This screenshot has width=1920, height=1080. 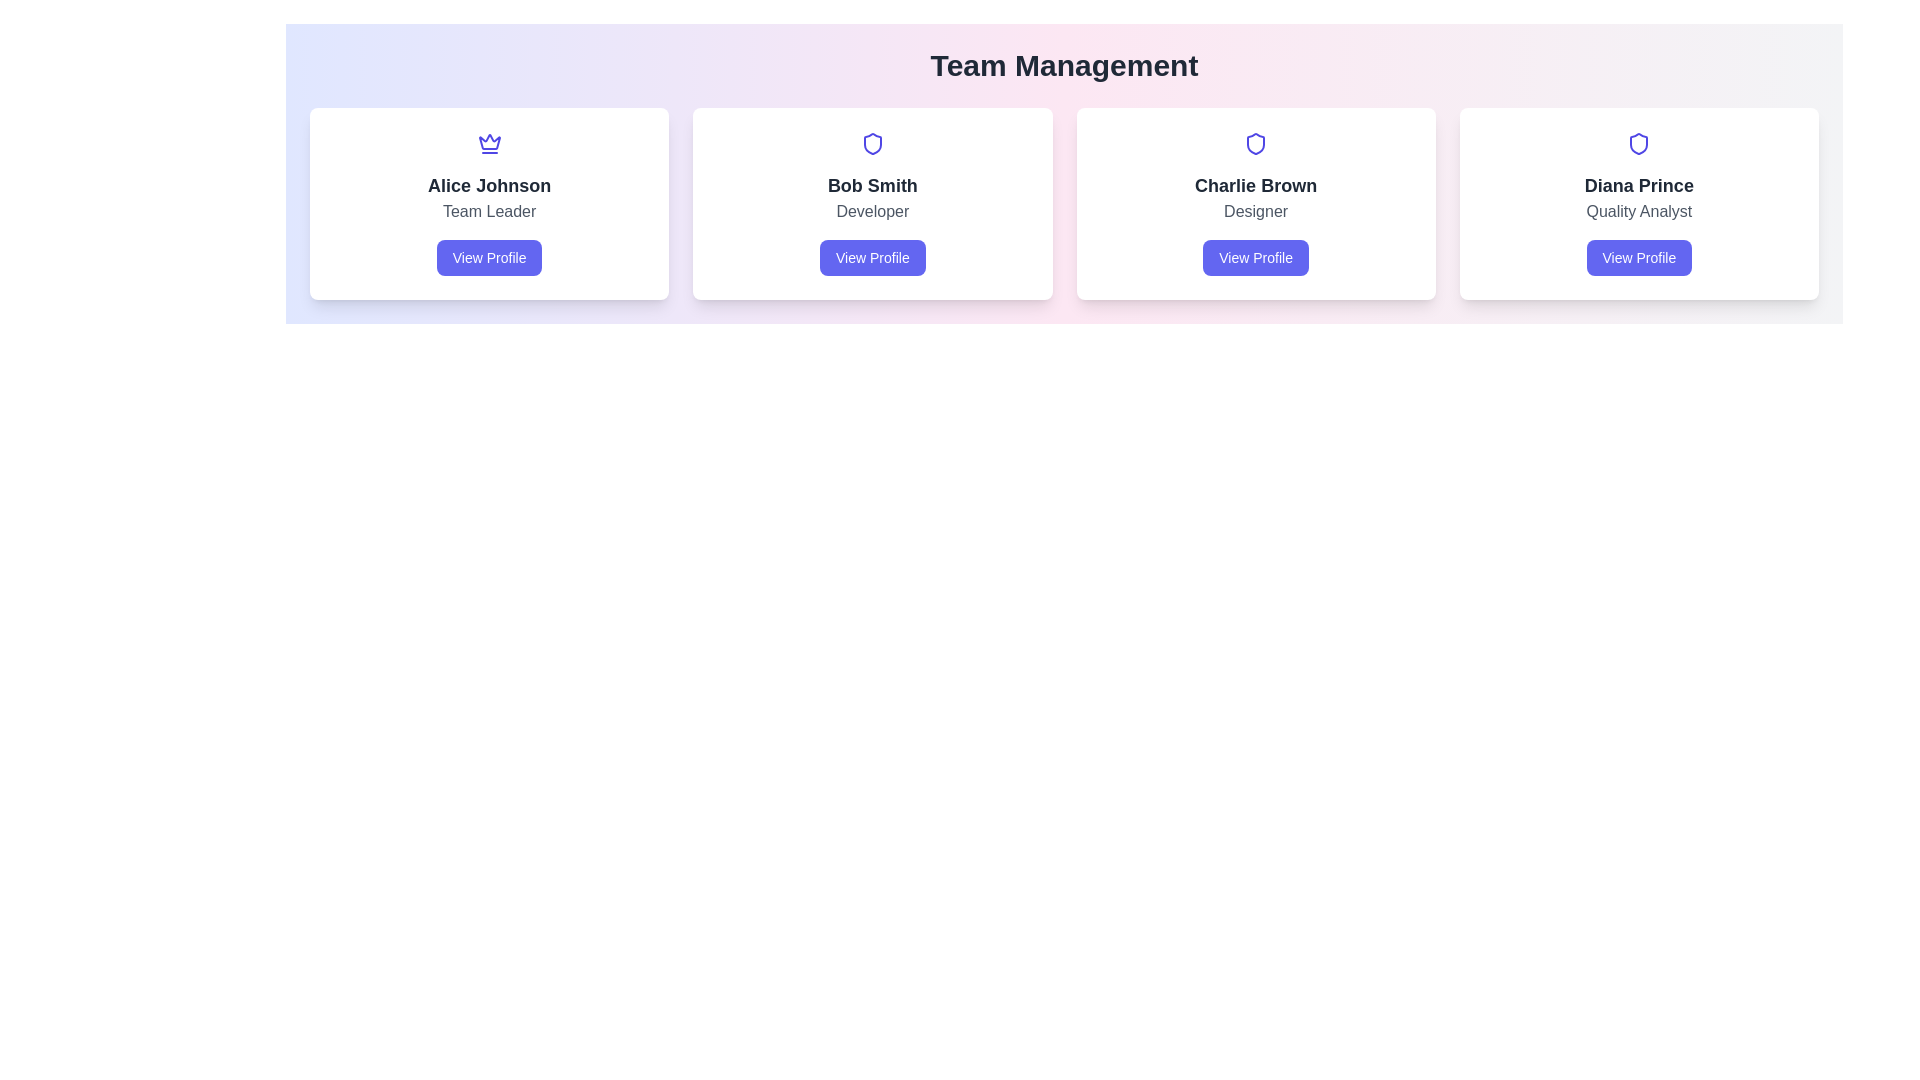 I want to click on the shield-shaped blue outlined icon located above the text 'Diana Prince' in the fourth card of the layout, so click(x=1639, y=142).